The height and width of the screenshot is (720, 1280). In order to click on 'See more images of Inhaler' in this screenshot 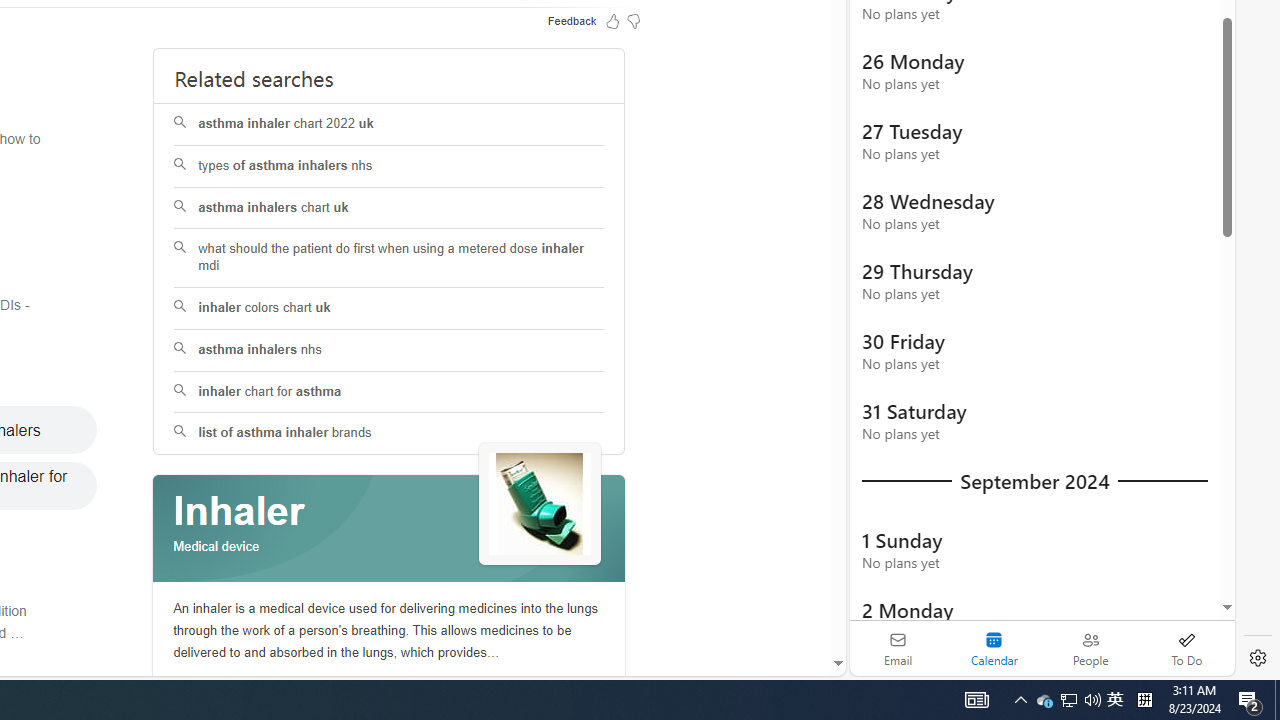, I will do `click(540, 504)`.